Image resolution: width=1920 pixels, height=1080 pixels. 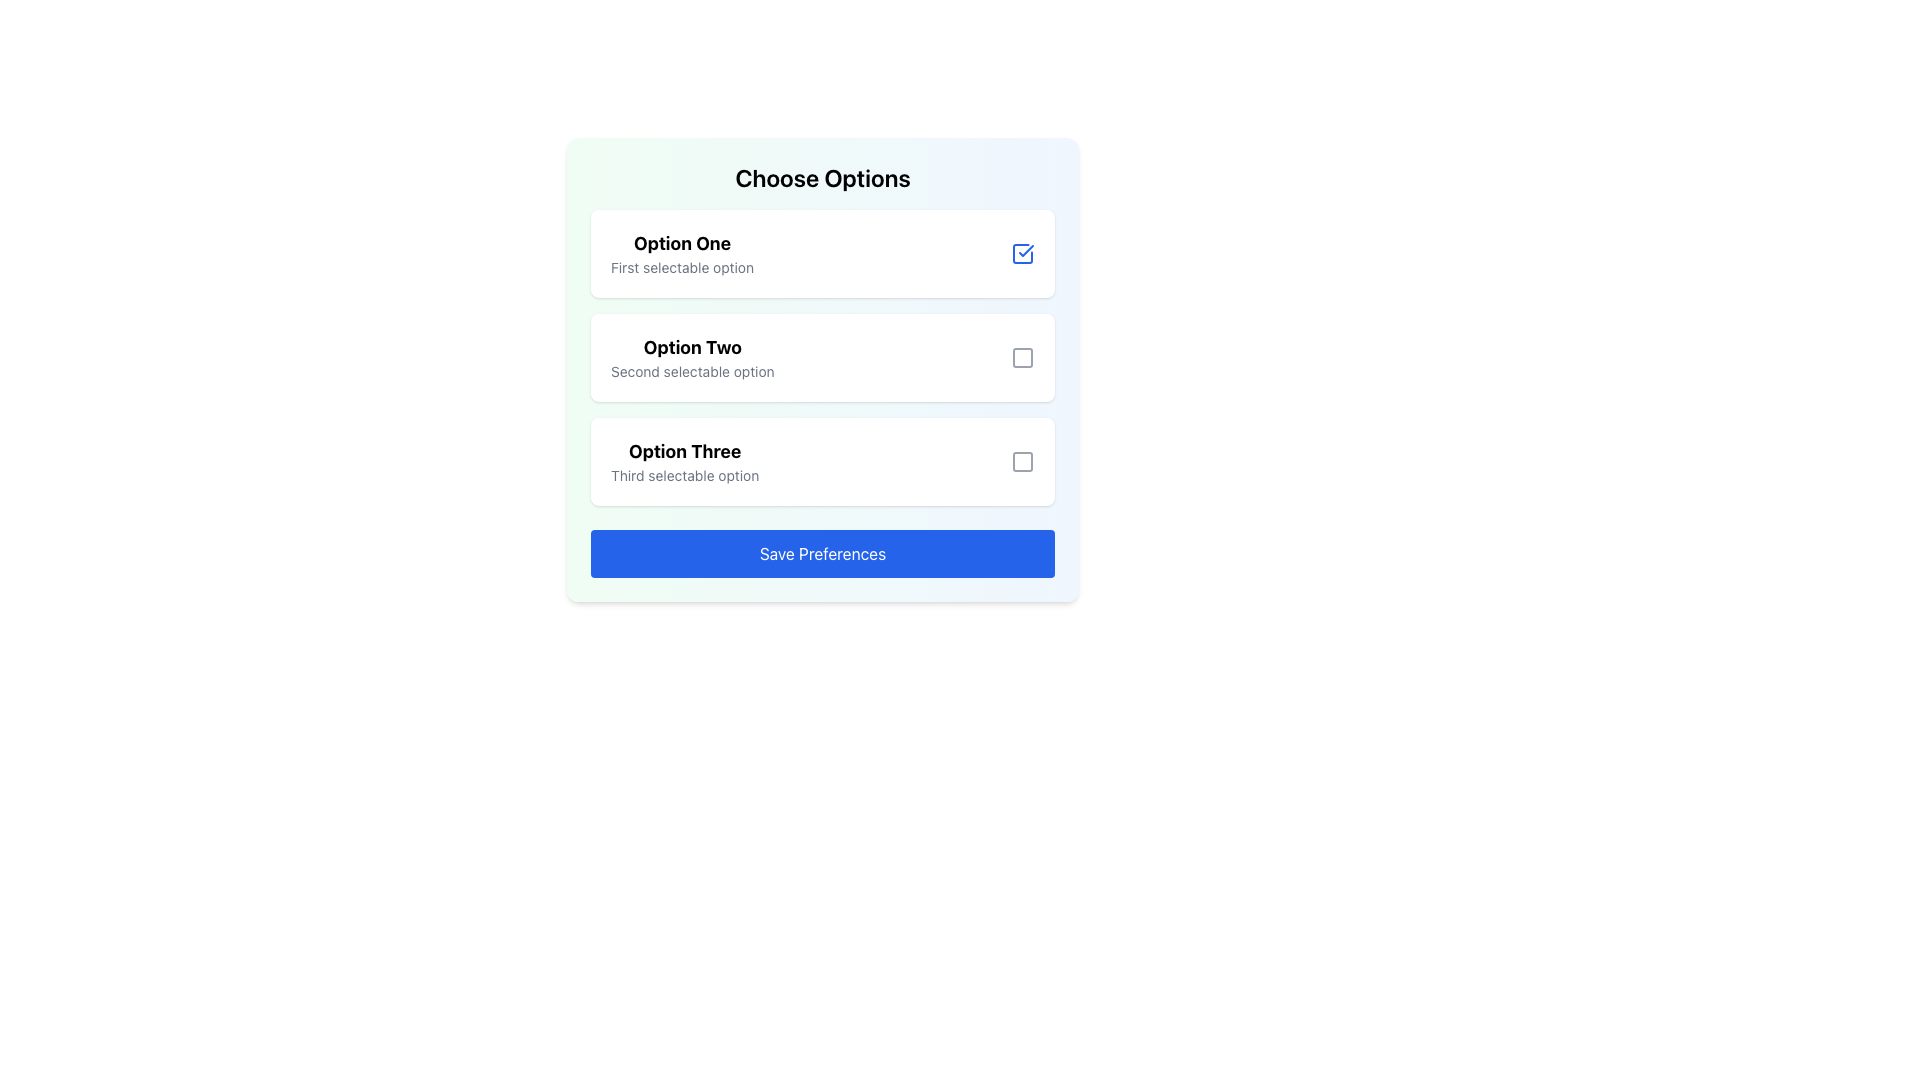 I want to click on the text label that reads 'Third selectable option', which is styled with a gray, small-sized font and located directly below 'Option Three' in the 'Choose Options' section, so click(x=685, y=475).